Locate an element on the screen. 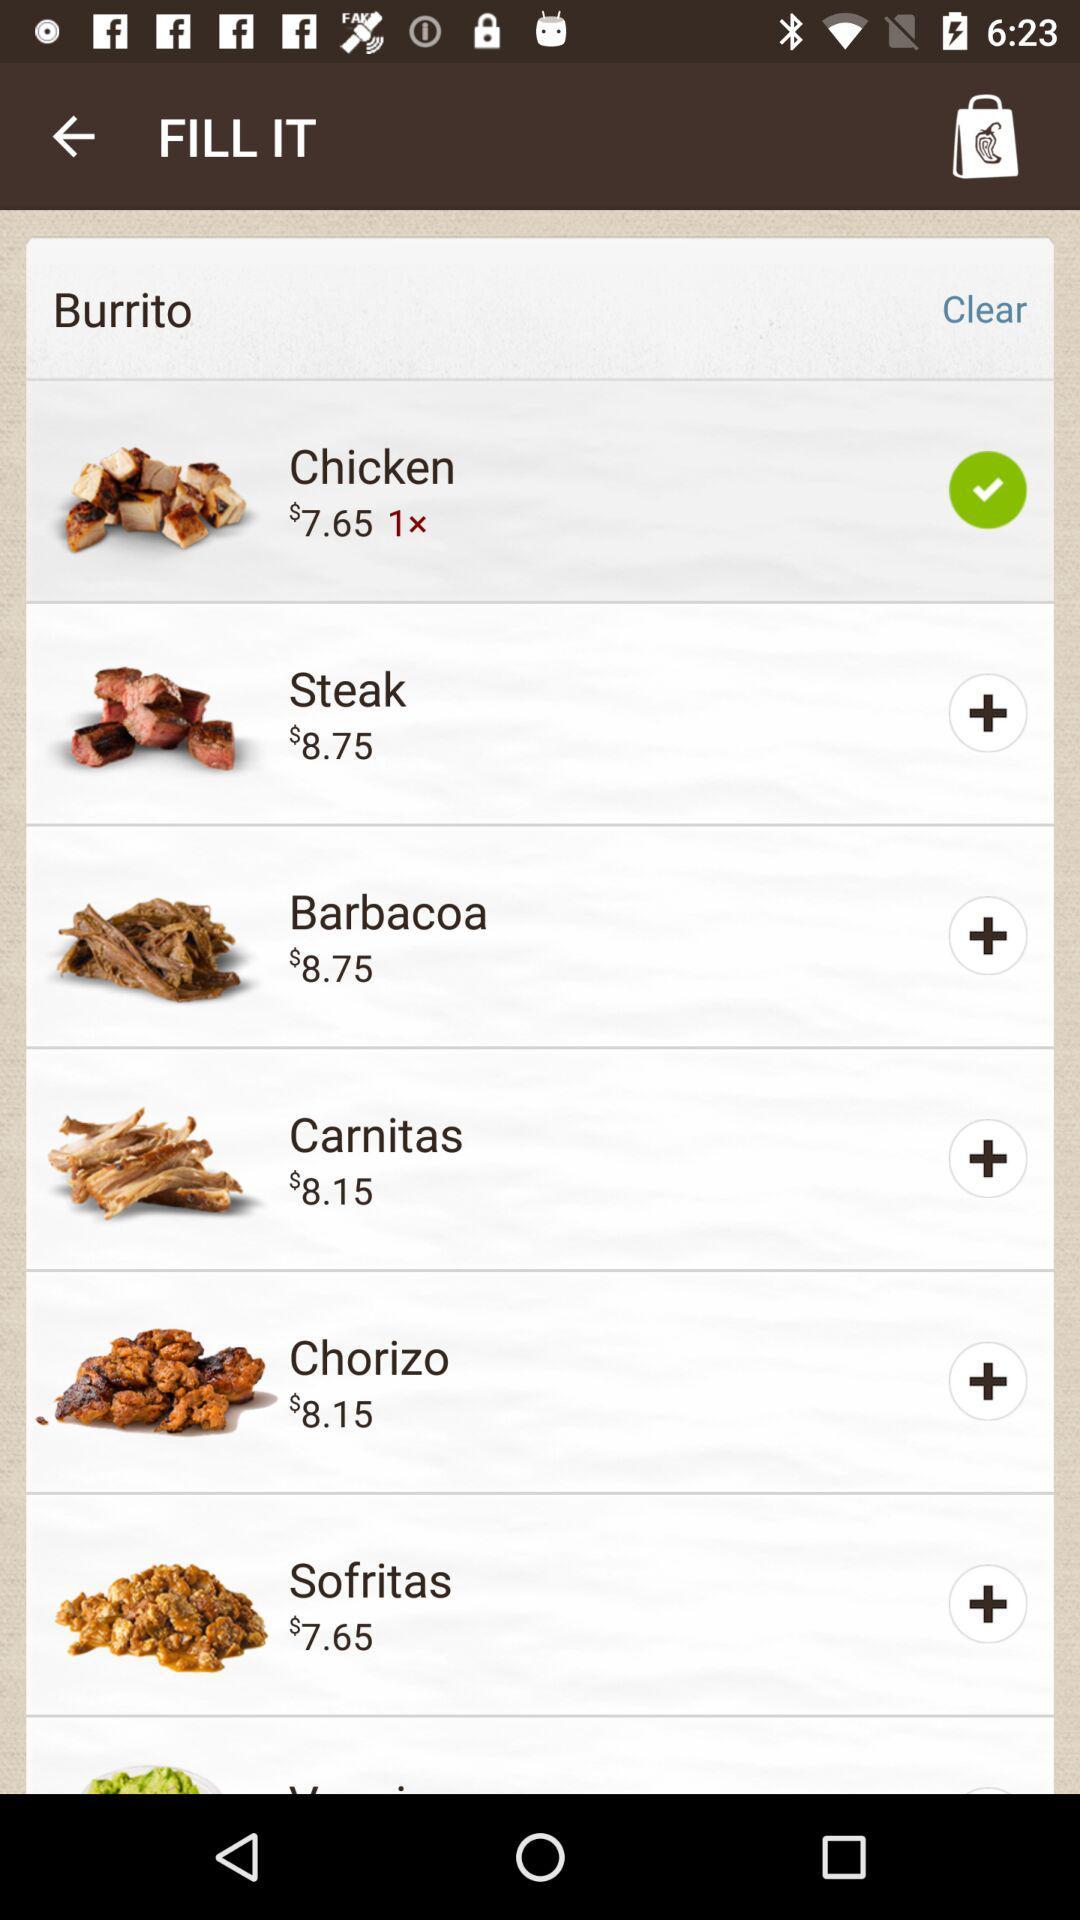  icon next to burrito item is located at coordinates (983, 307).